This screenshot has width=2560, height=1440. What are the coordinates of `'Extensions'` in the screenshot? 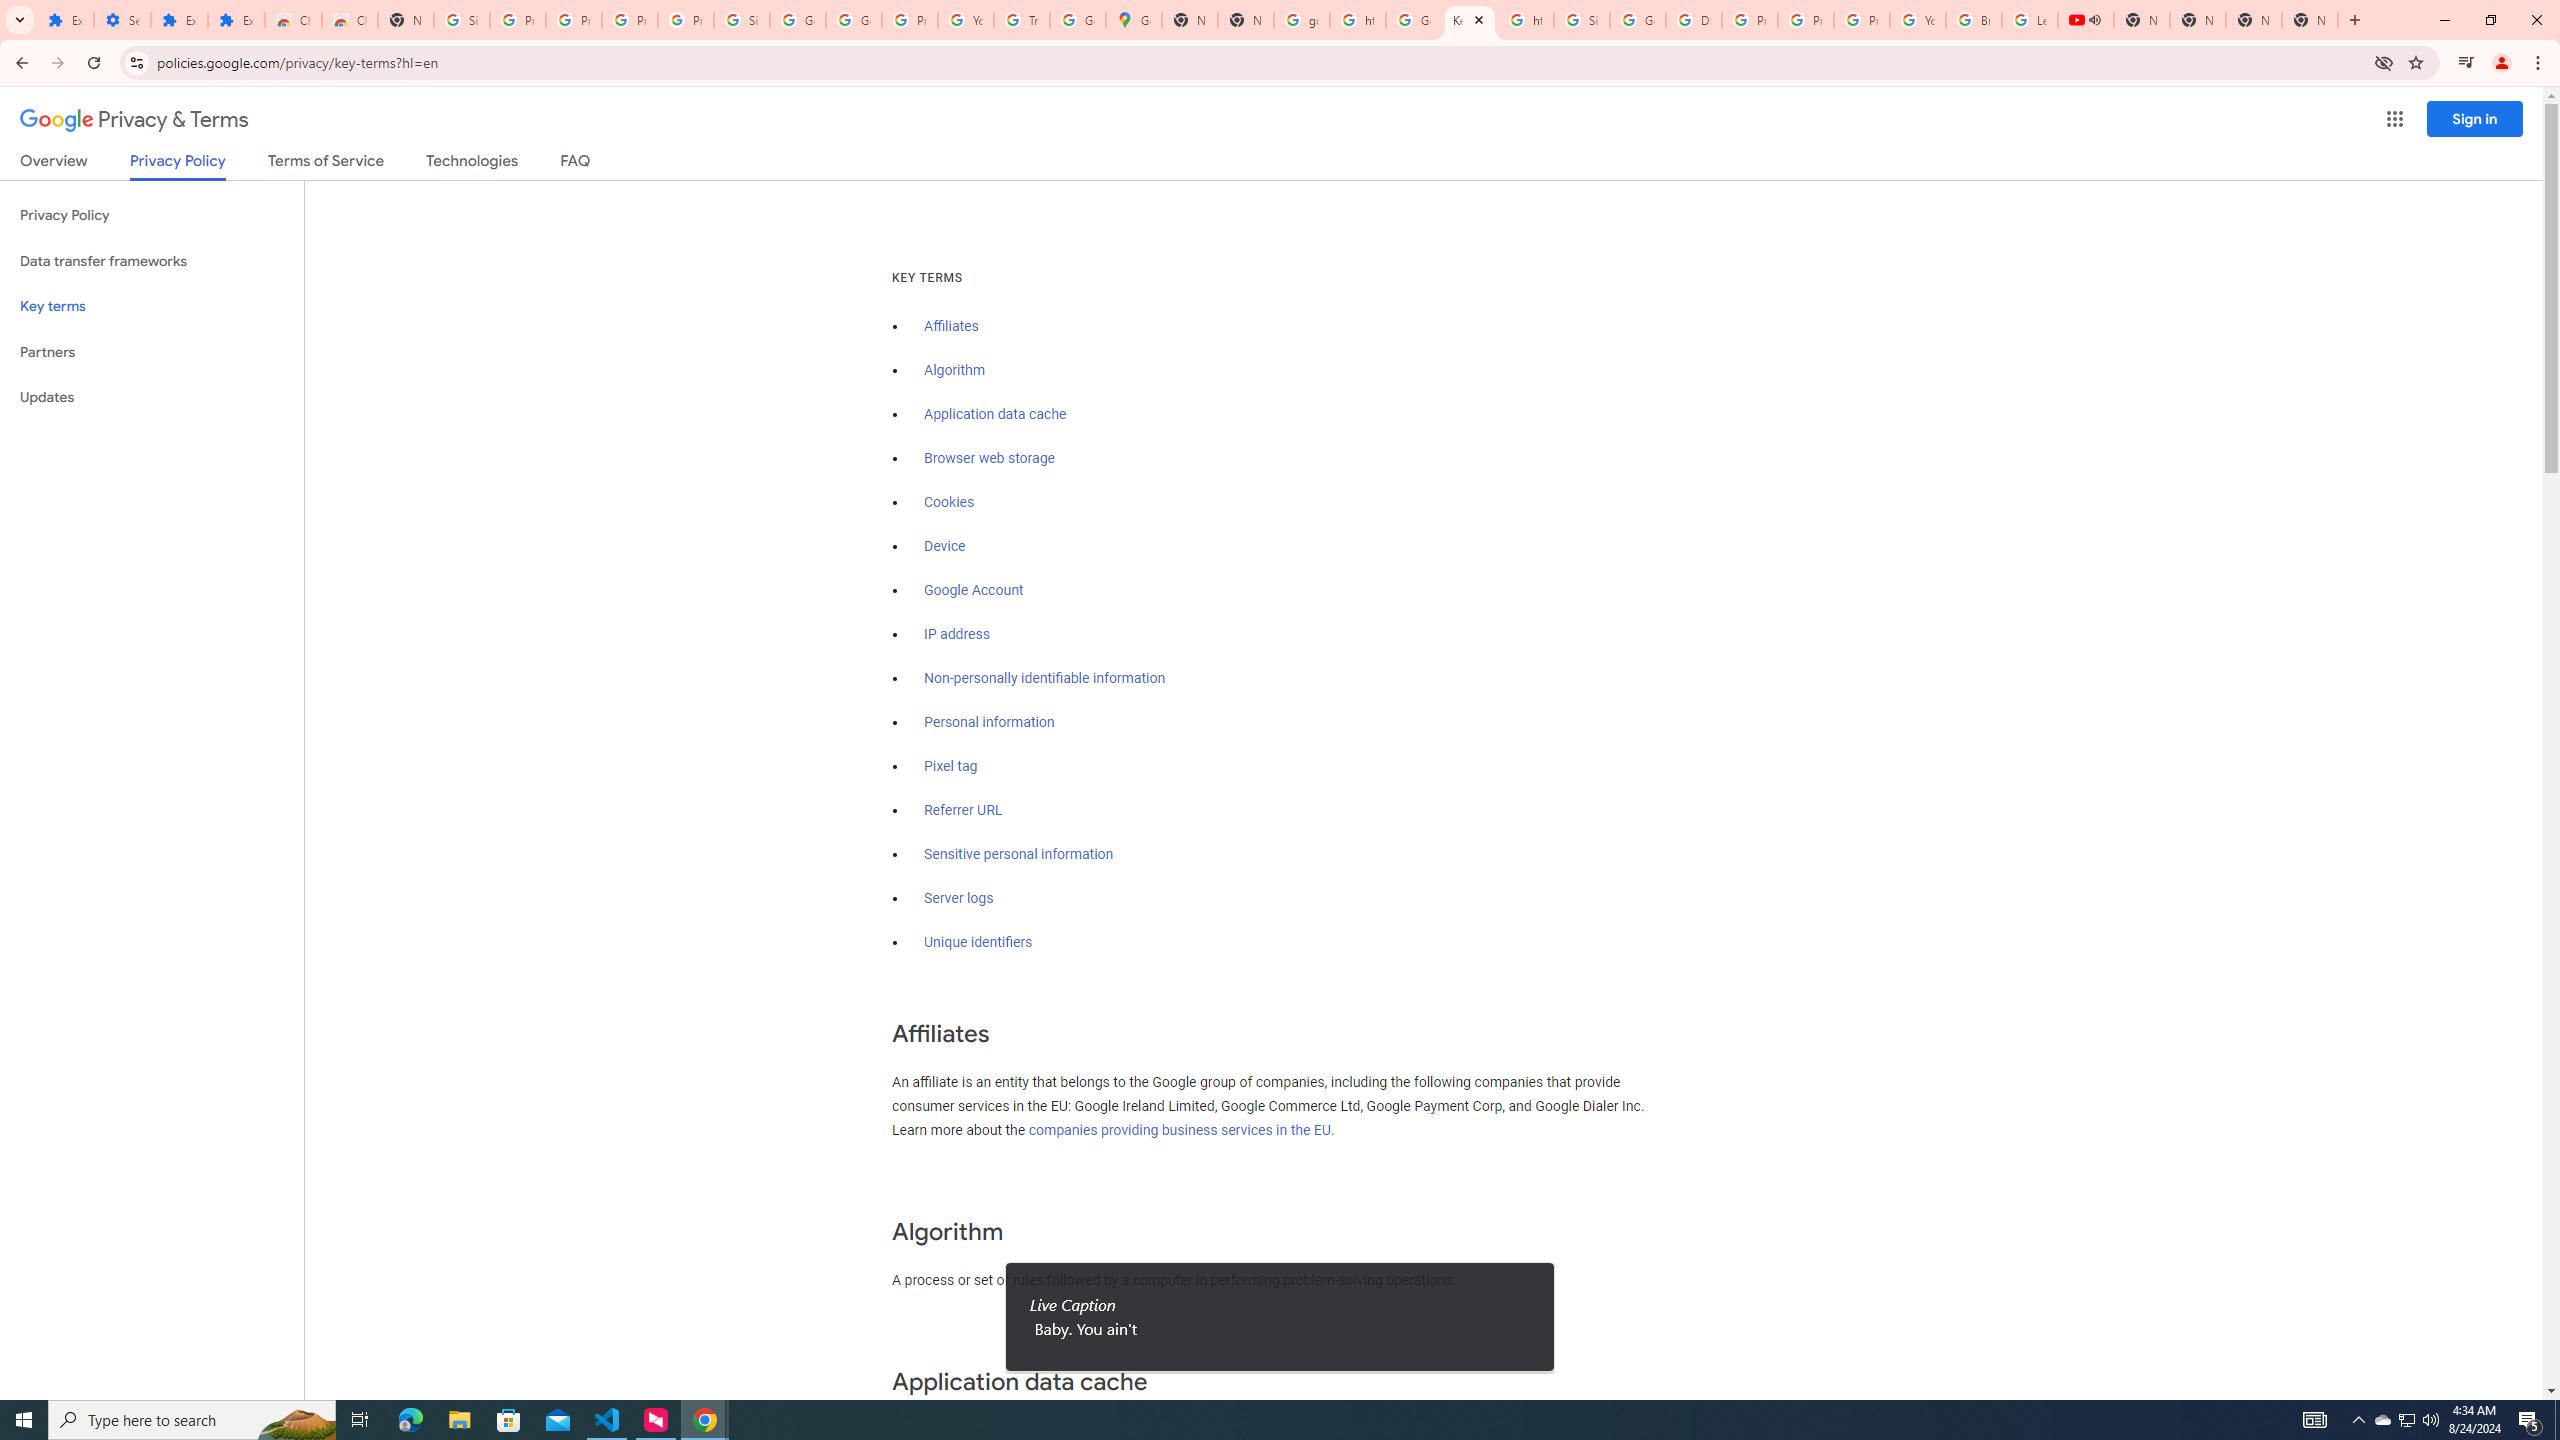 It's located at (179, 19).